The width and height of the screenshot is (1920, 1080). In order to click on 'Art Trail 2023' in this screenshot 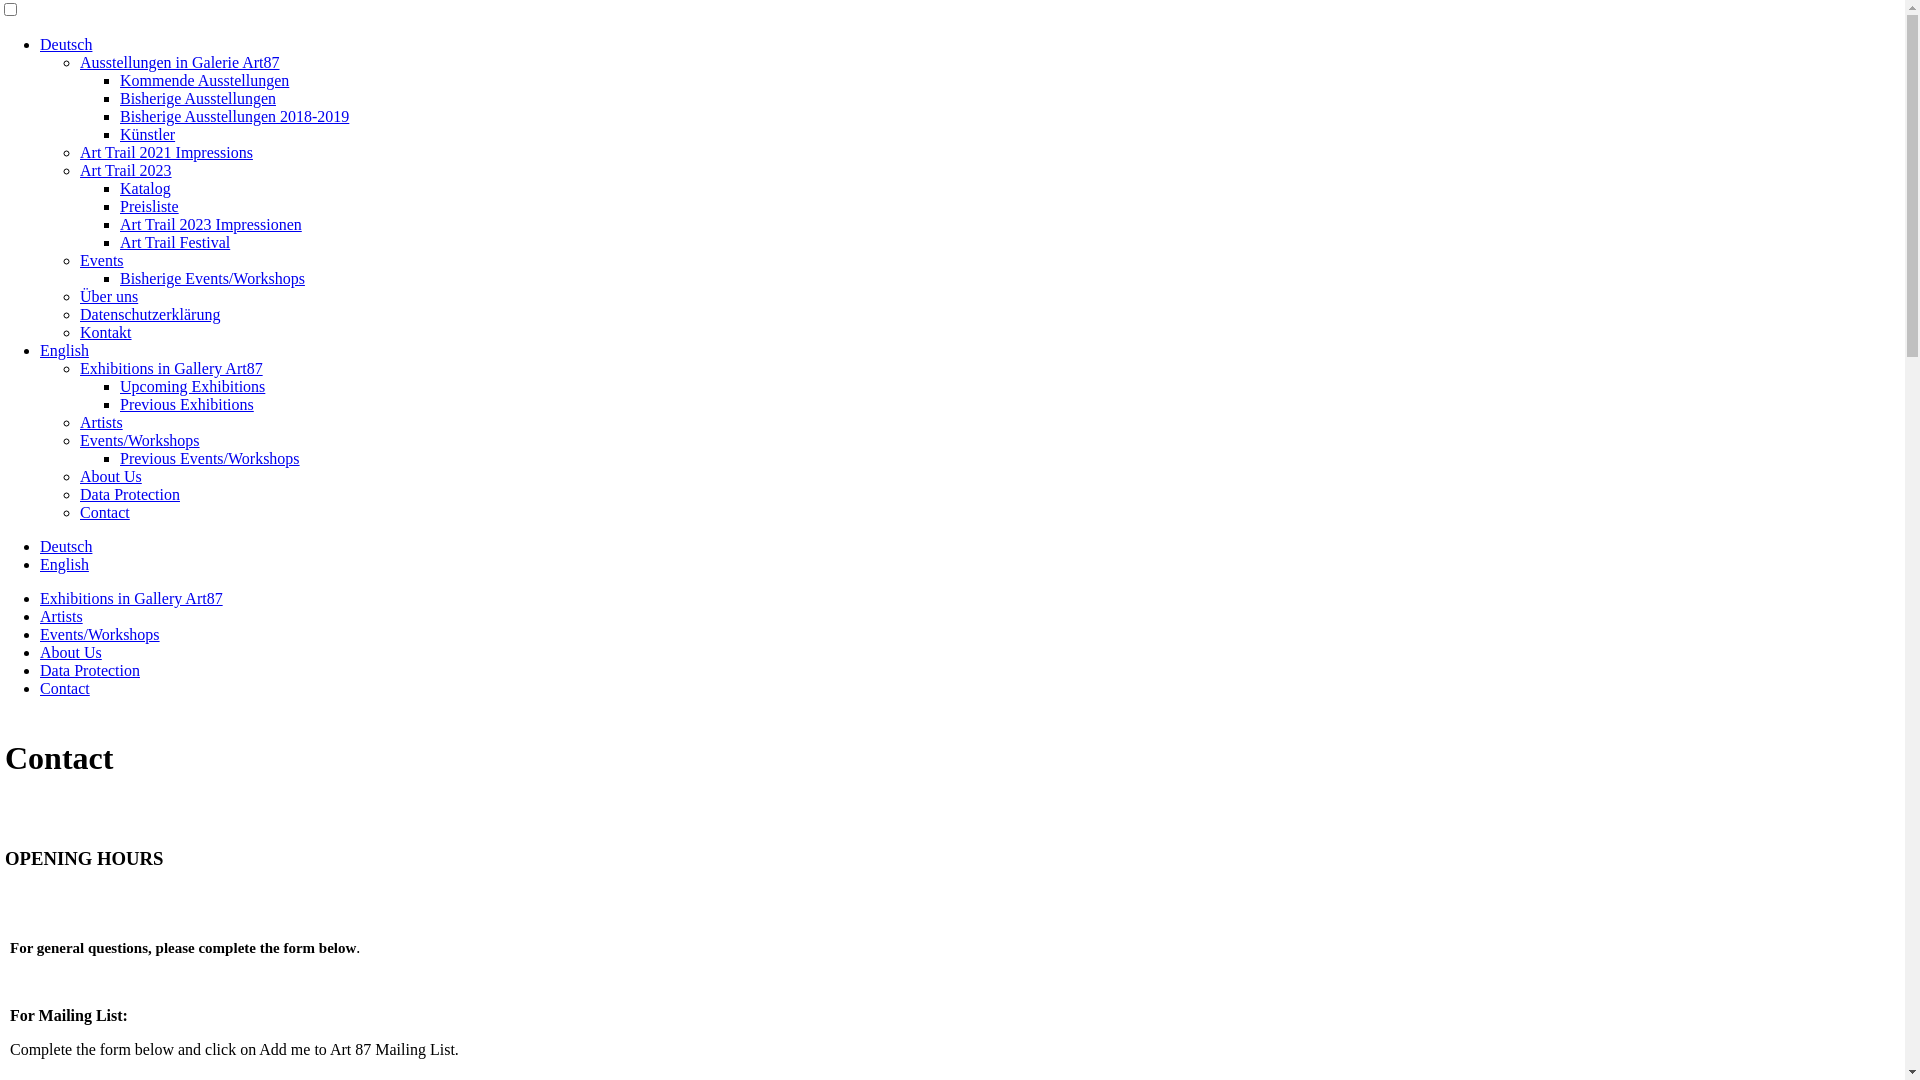, I will do `click(124, 169)`.